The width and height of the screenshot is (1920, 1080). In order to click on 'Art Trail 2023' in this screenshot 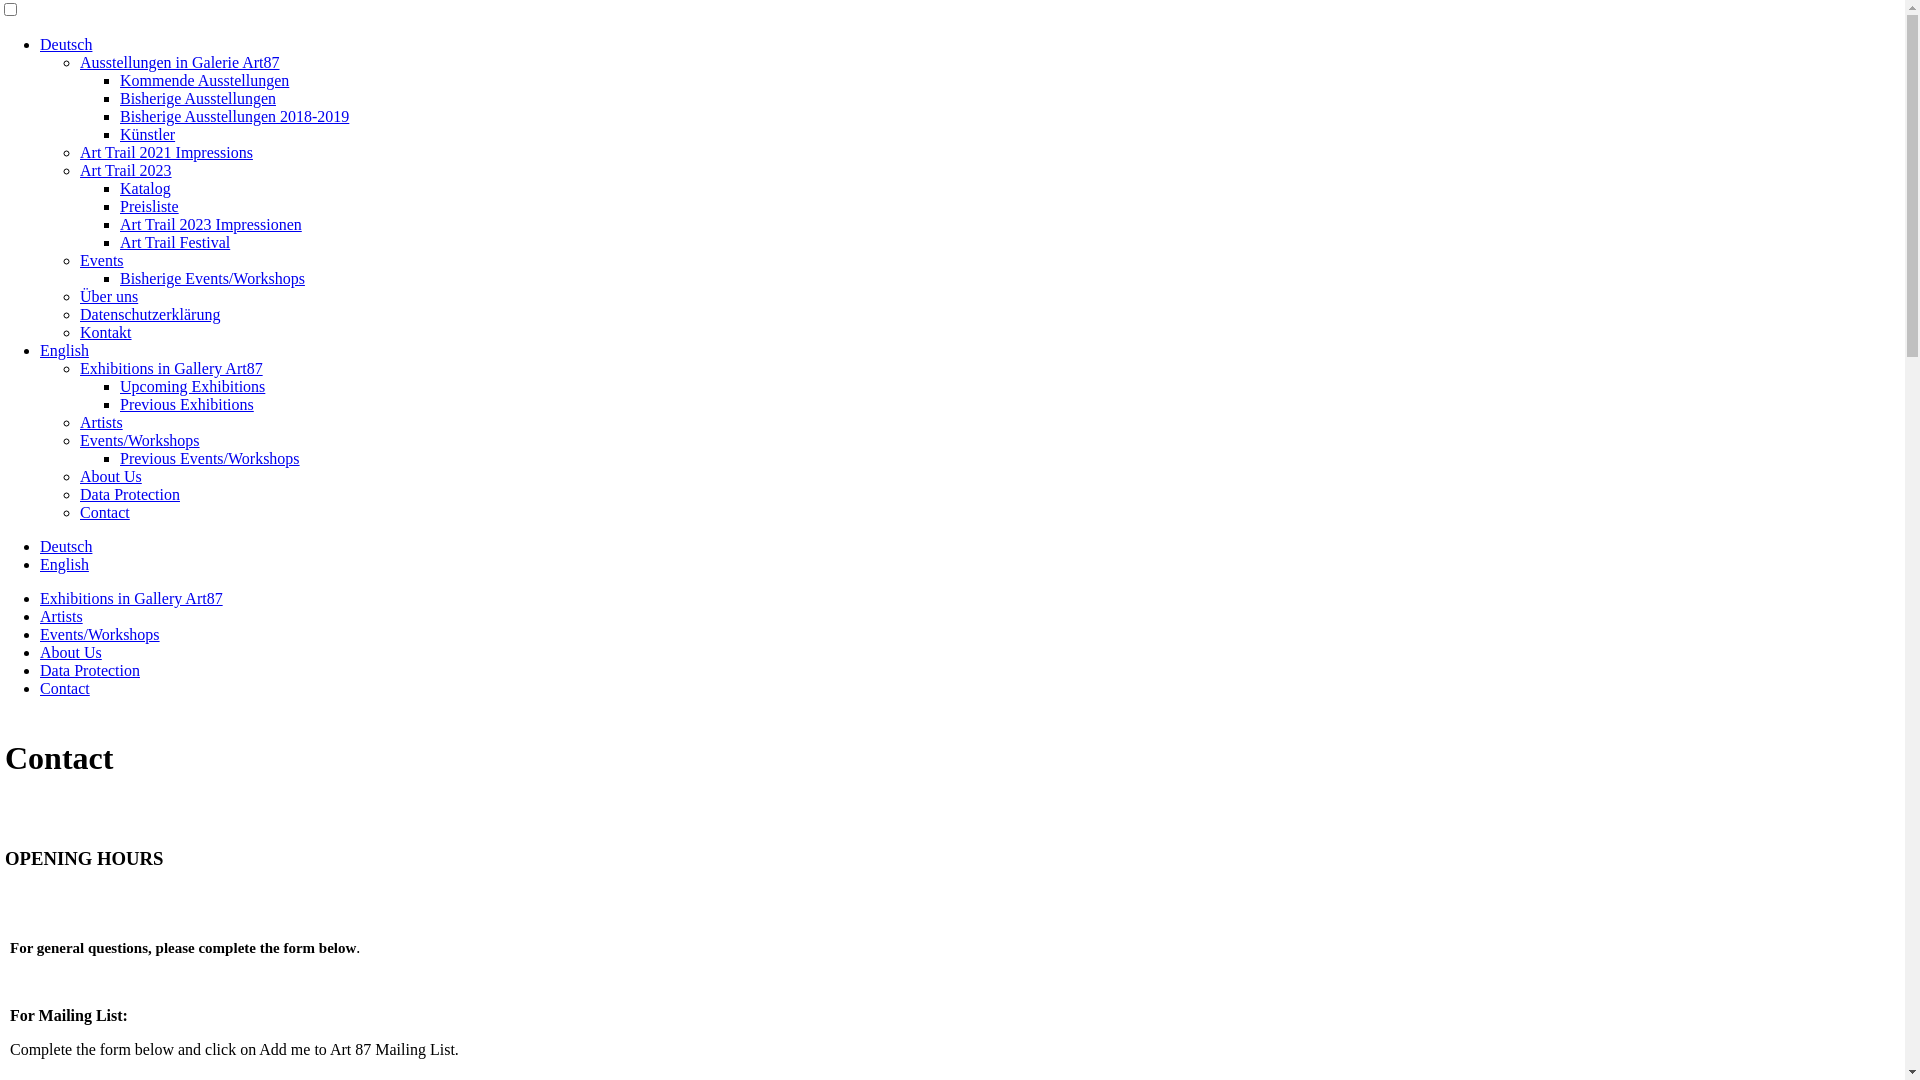, I will do `click(124, 169)`.